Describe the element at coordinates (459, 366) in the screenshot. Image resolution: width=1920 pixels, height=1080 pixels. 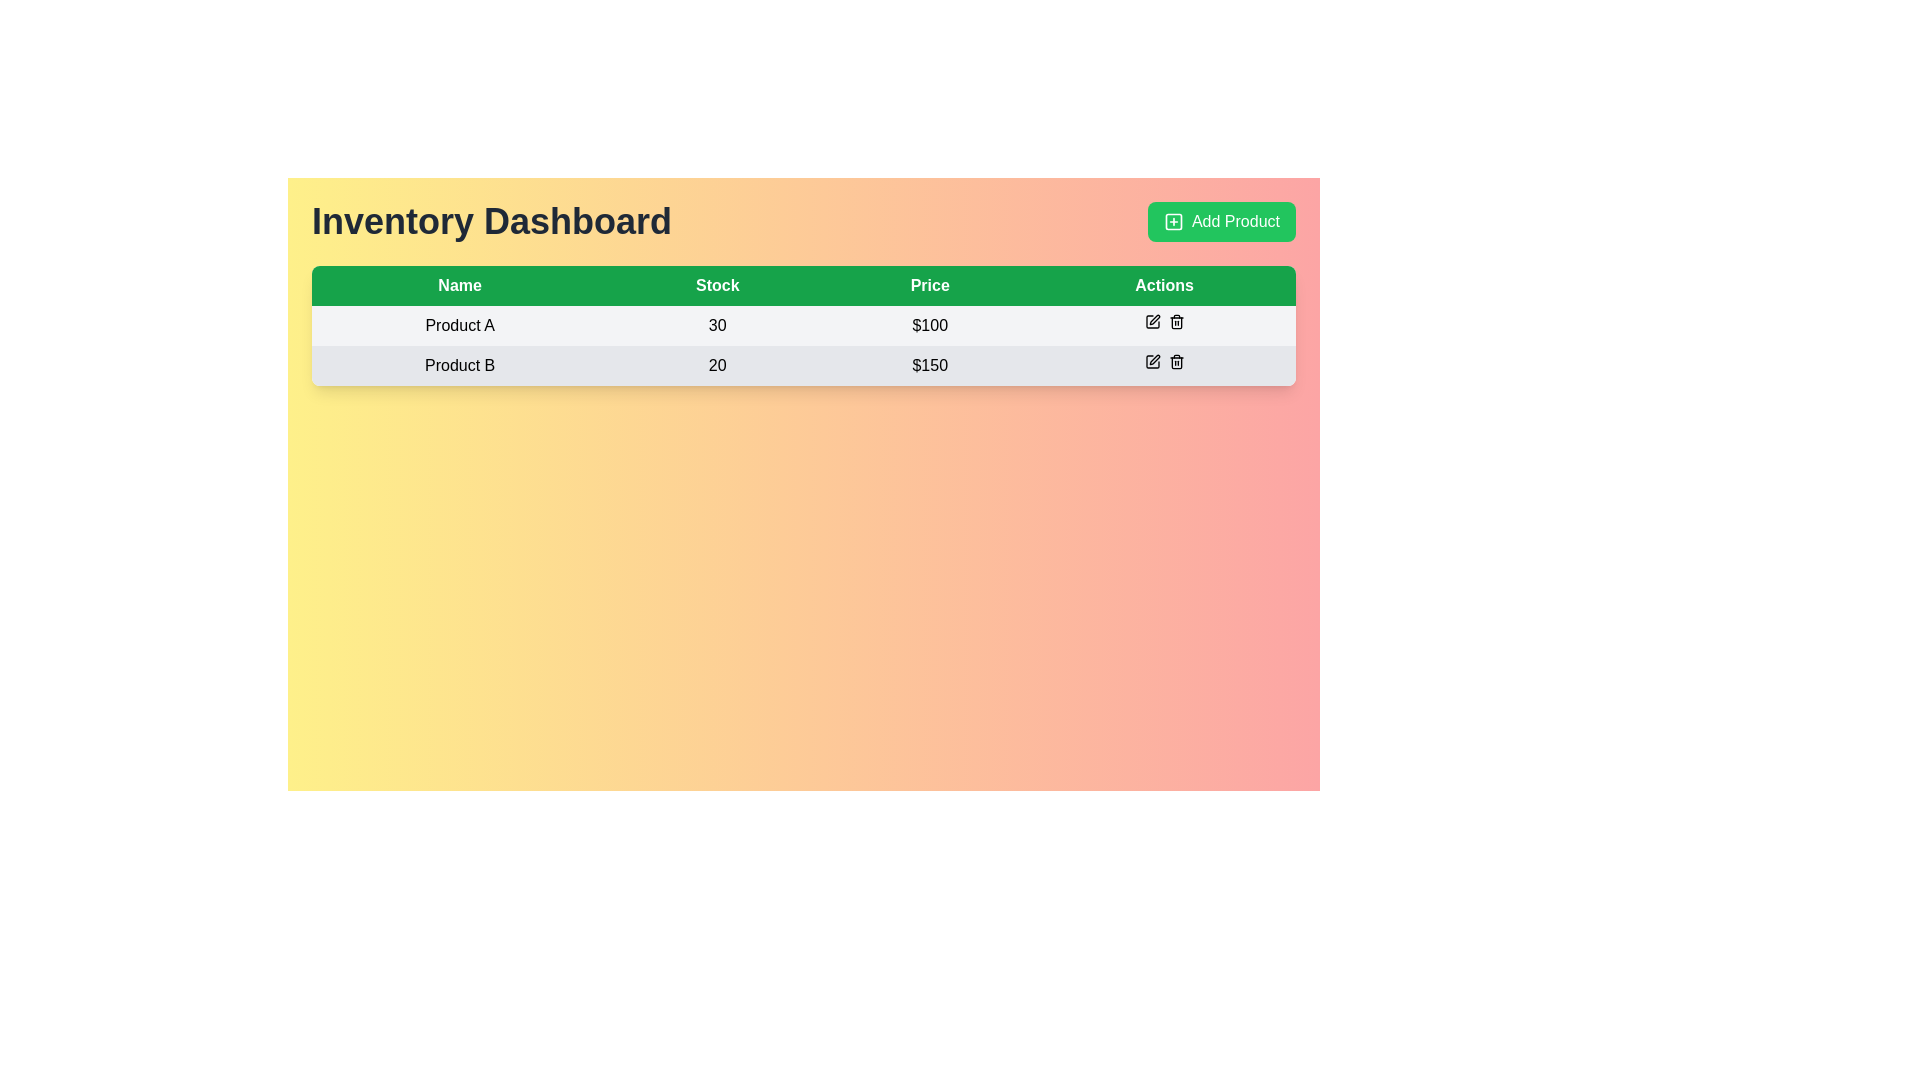
I see `the 'Product B' text label in the second row of the table under the 'Name' column, which is displayed in a black sans-serif font` at that location.